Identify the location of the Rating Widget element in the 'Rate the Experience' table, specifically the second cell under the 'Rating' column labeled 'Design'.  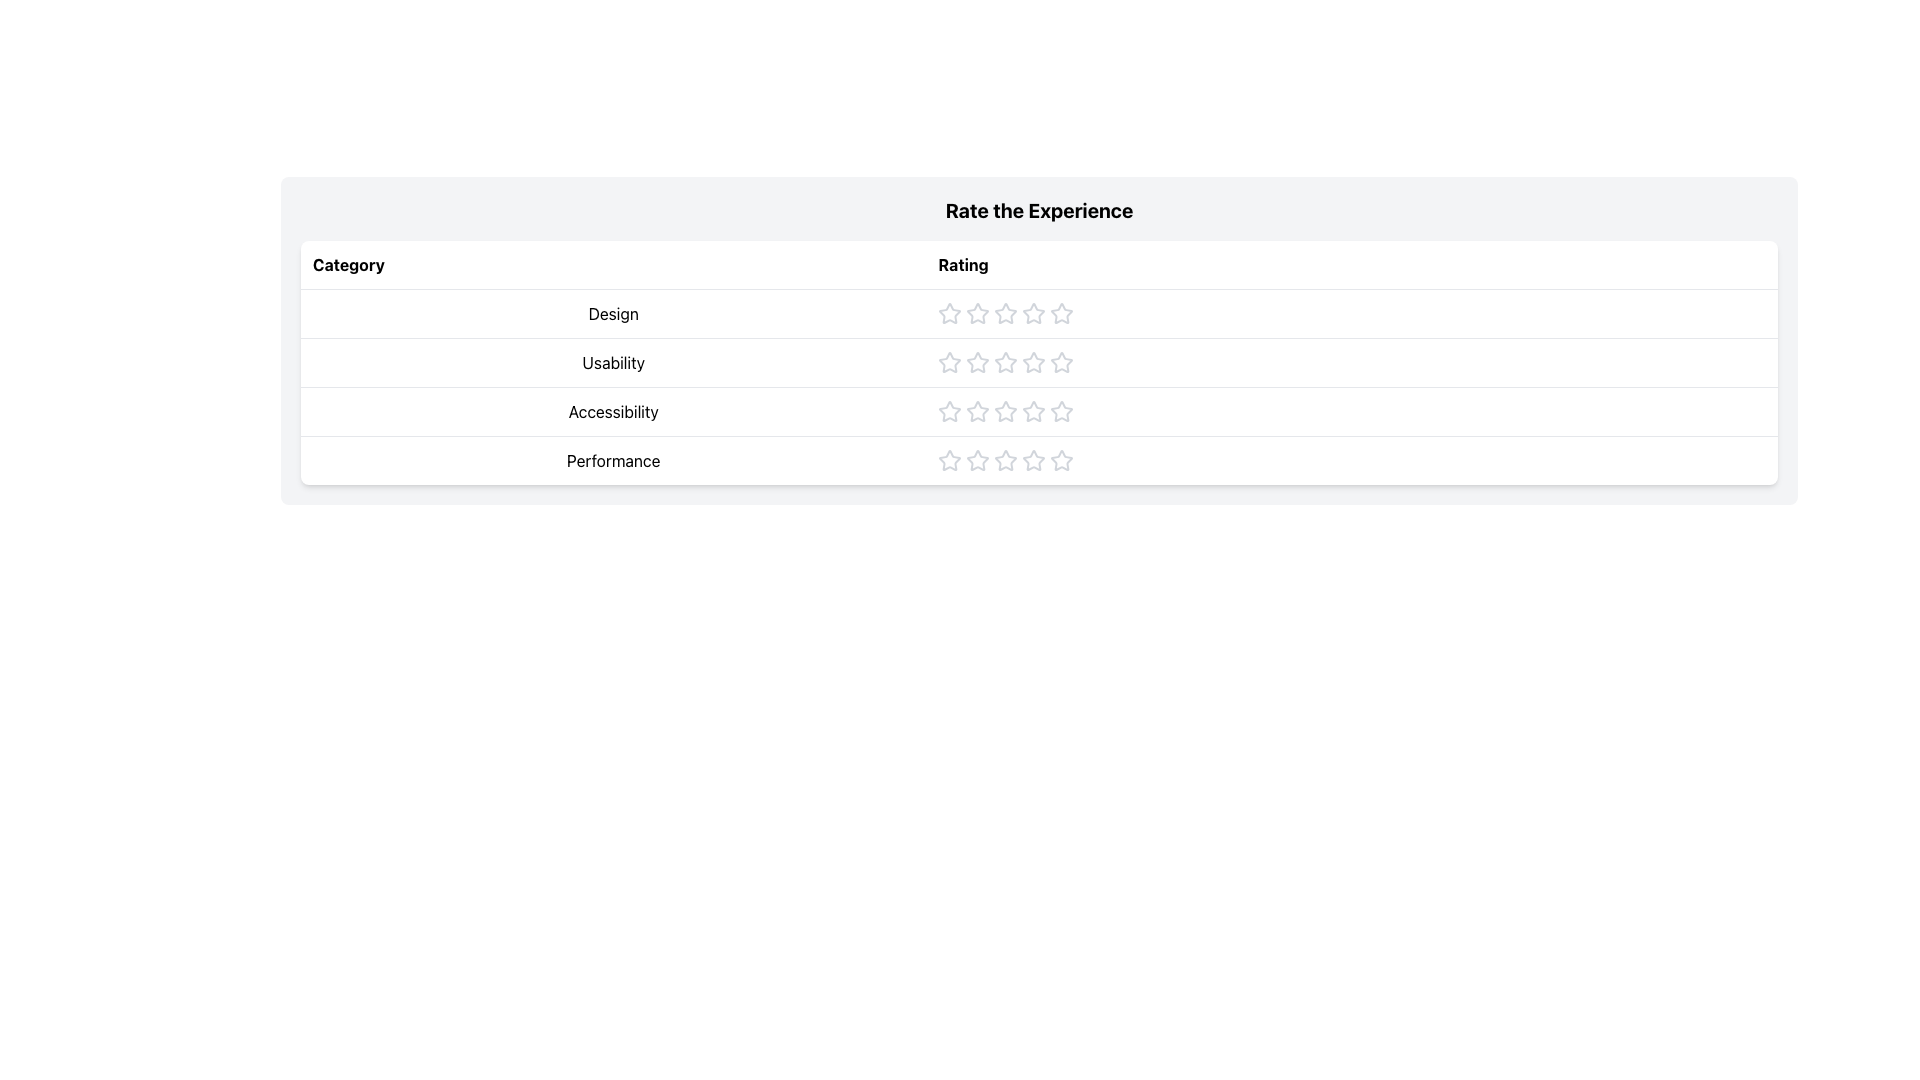
(1352, 313).